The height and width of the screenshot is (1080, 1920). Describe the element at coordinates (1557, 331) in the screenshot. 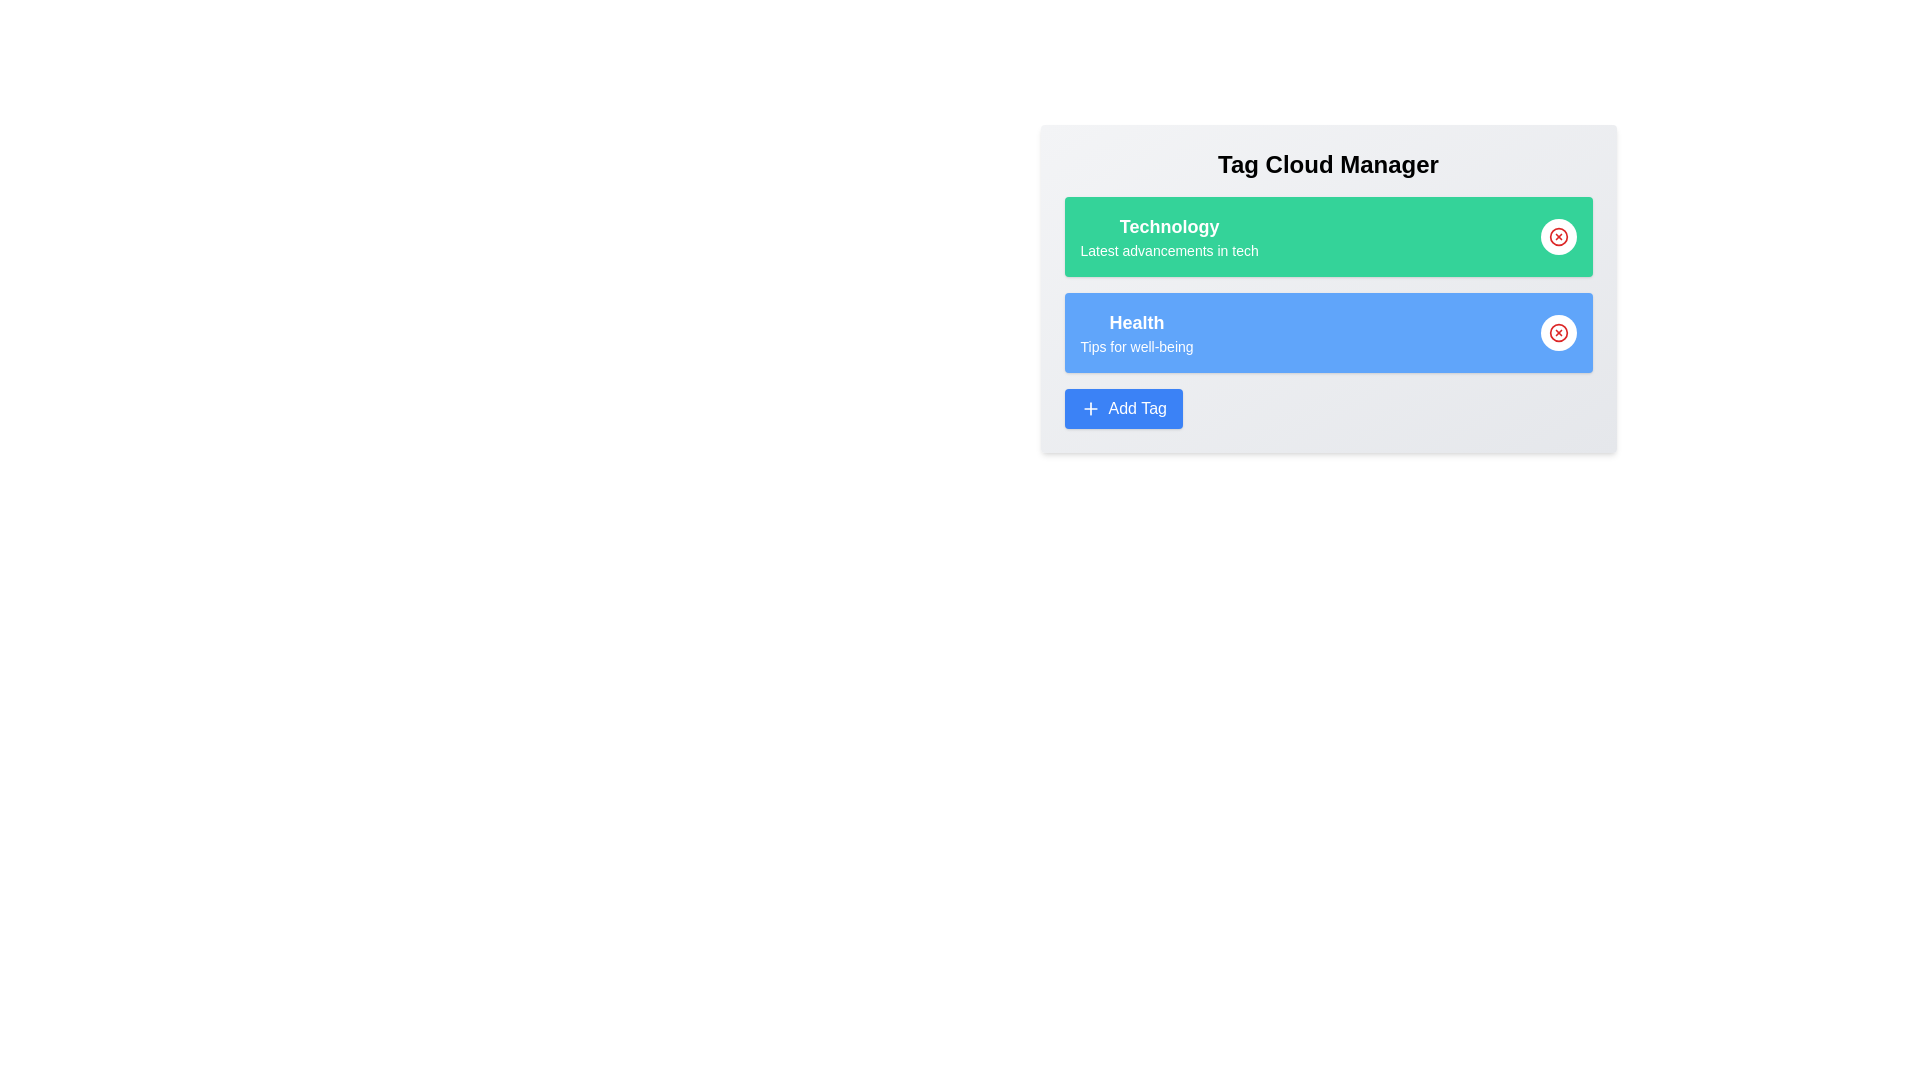

I see `'Remove Tag' button for the tag Health` at that location.